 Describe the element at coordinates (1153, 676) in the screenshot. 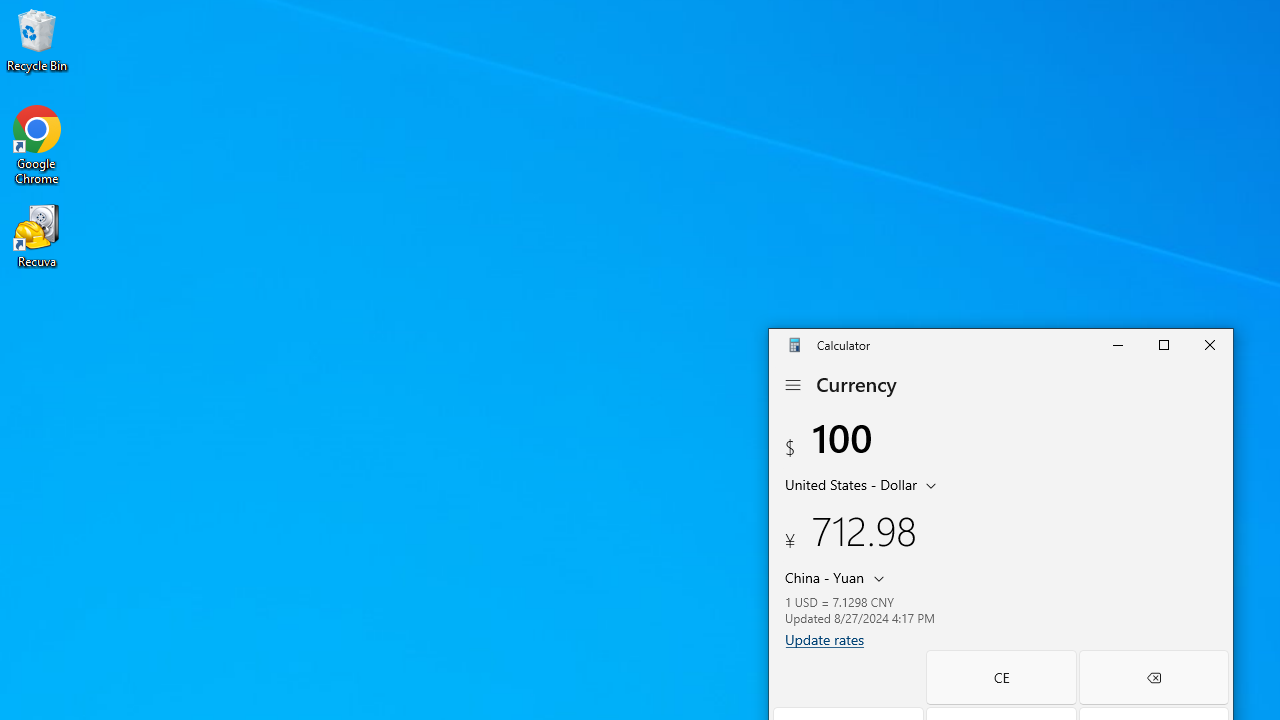

I see `'Backspace'` at that location.